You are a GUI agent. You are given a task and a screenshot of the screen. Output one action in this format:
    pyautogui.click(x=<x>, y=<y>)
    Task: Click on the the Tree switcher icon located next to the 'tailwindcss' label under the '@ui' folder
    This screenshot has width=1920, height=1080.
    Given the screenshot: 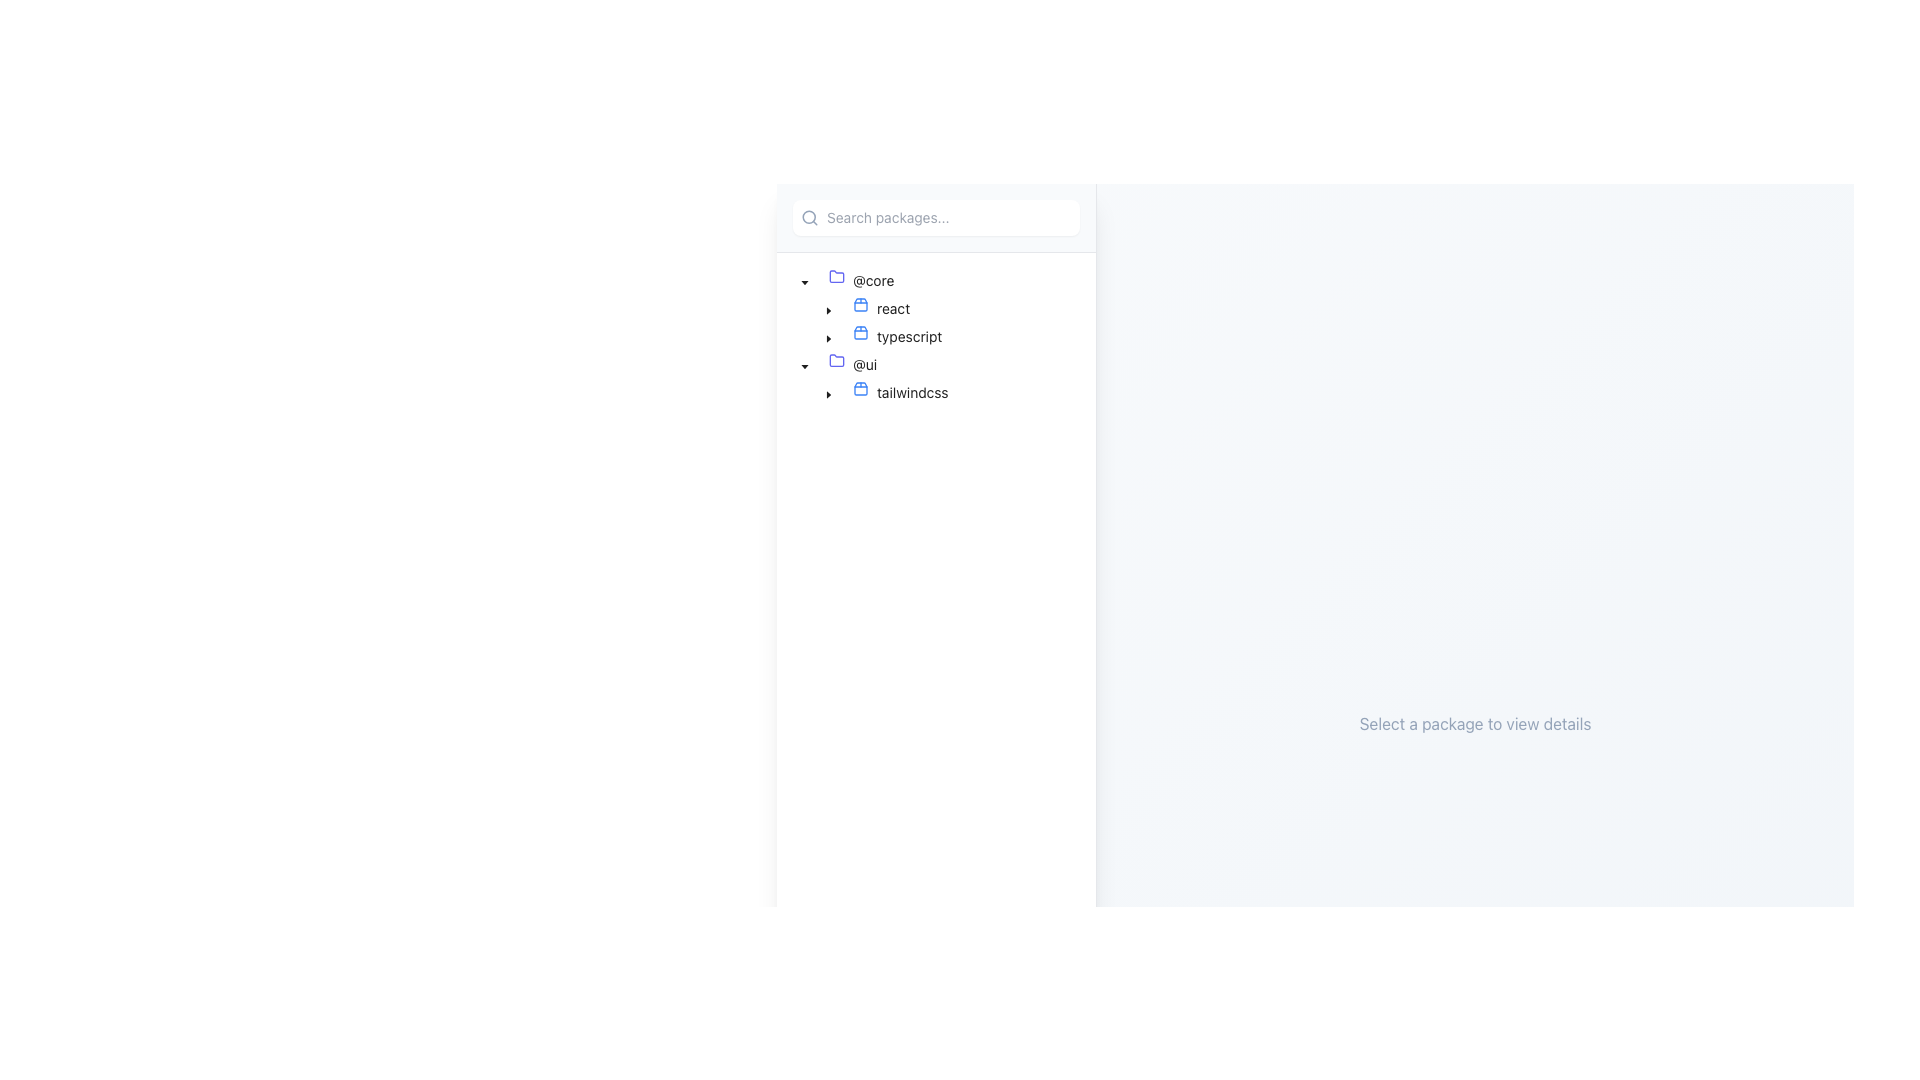 What is the action you would take?
    pyautogui.click(x=829, y=393)
    